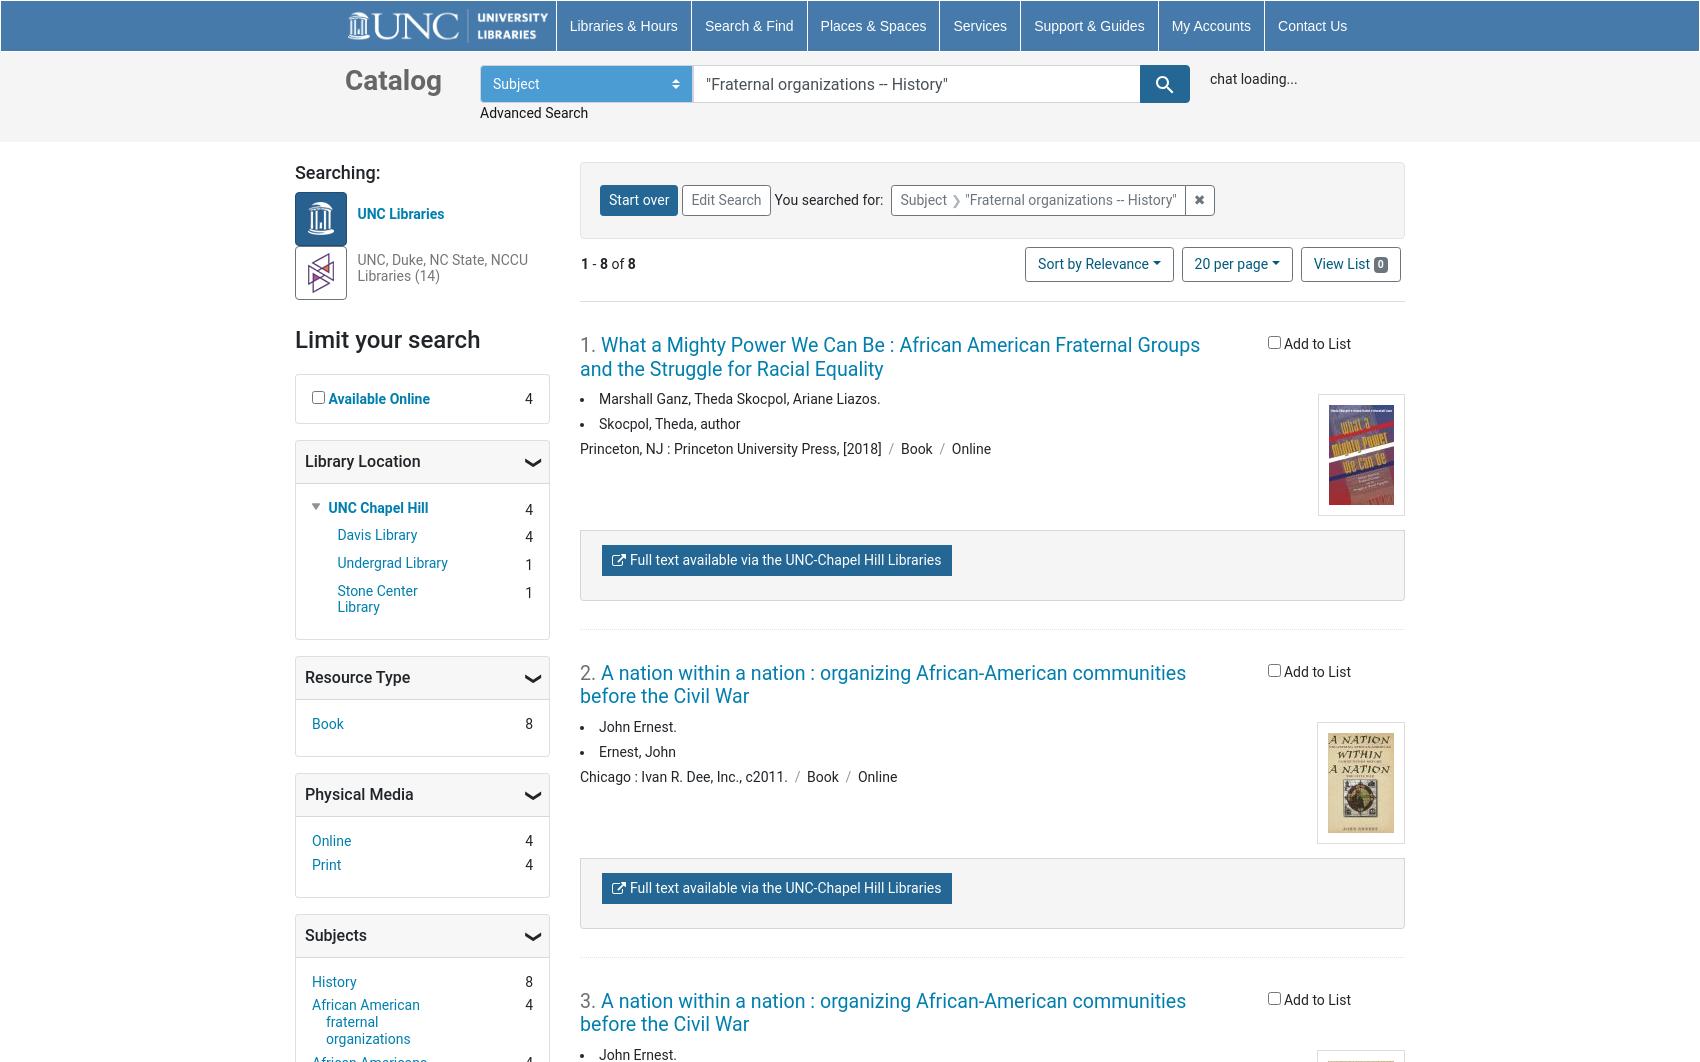 This screenshot has height=1062, width=1700. Describe the element at coordinates (392, 80) in the screenshot. I see `'Catalog'` at that location.